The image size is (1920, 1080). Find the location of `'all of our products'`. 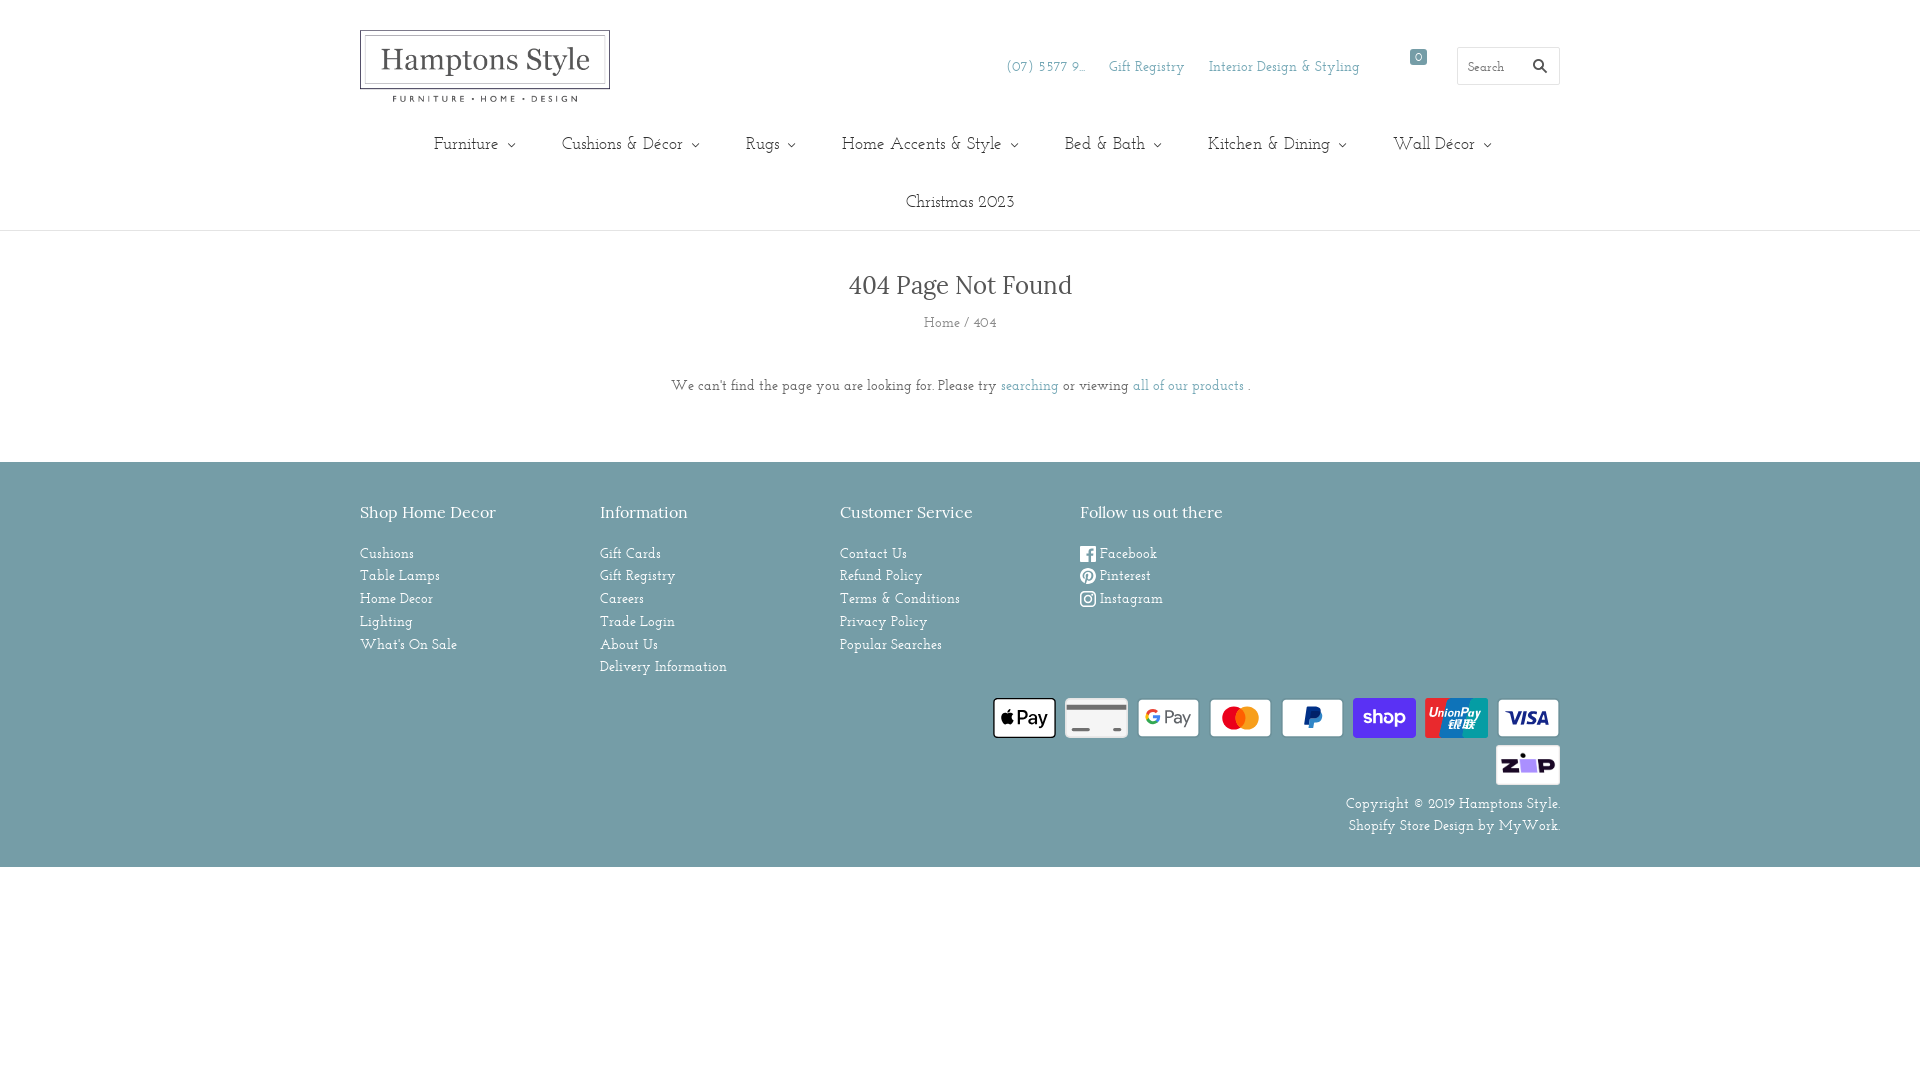

'all of our products' is located at coordinates (1187, 385).